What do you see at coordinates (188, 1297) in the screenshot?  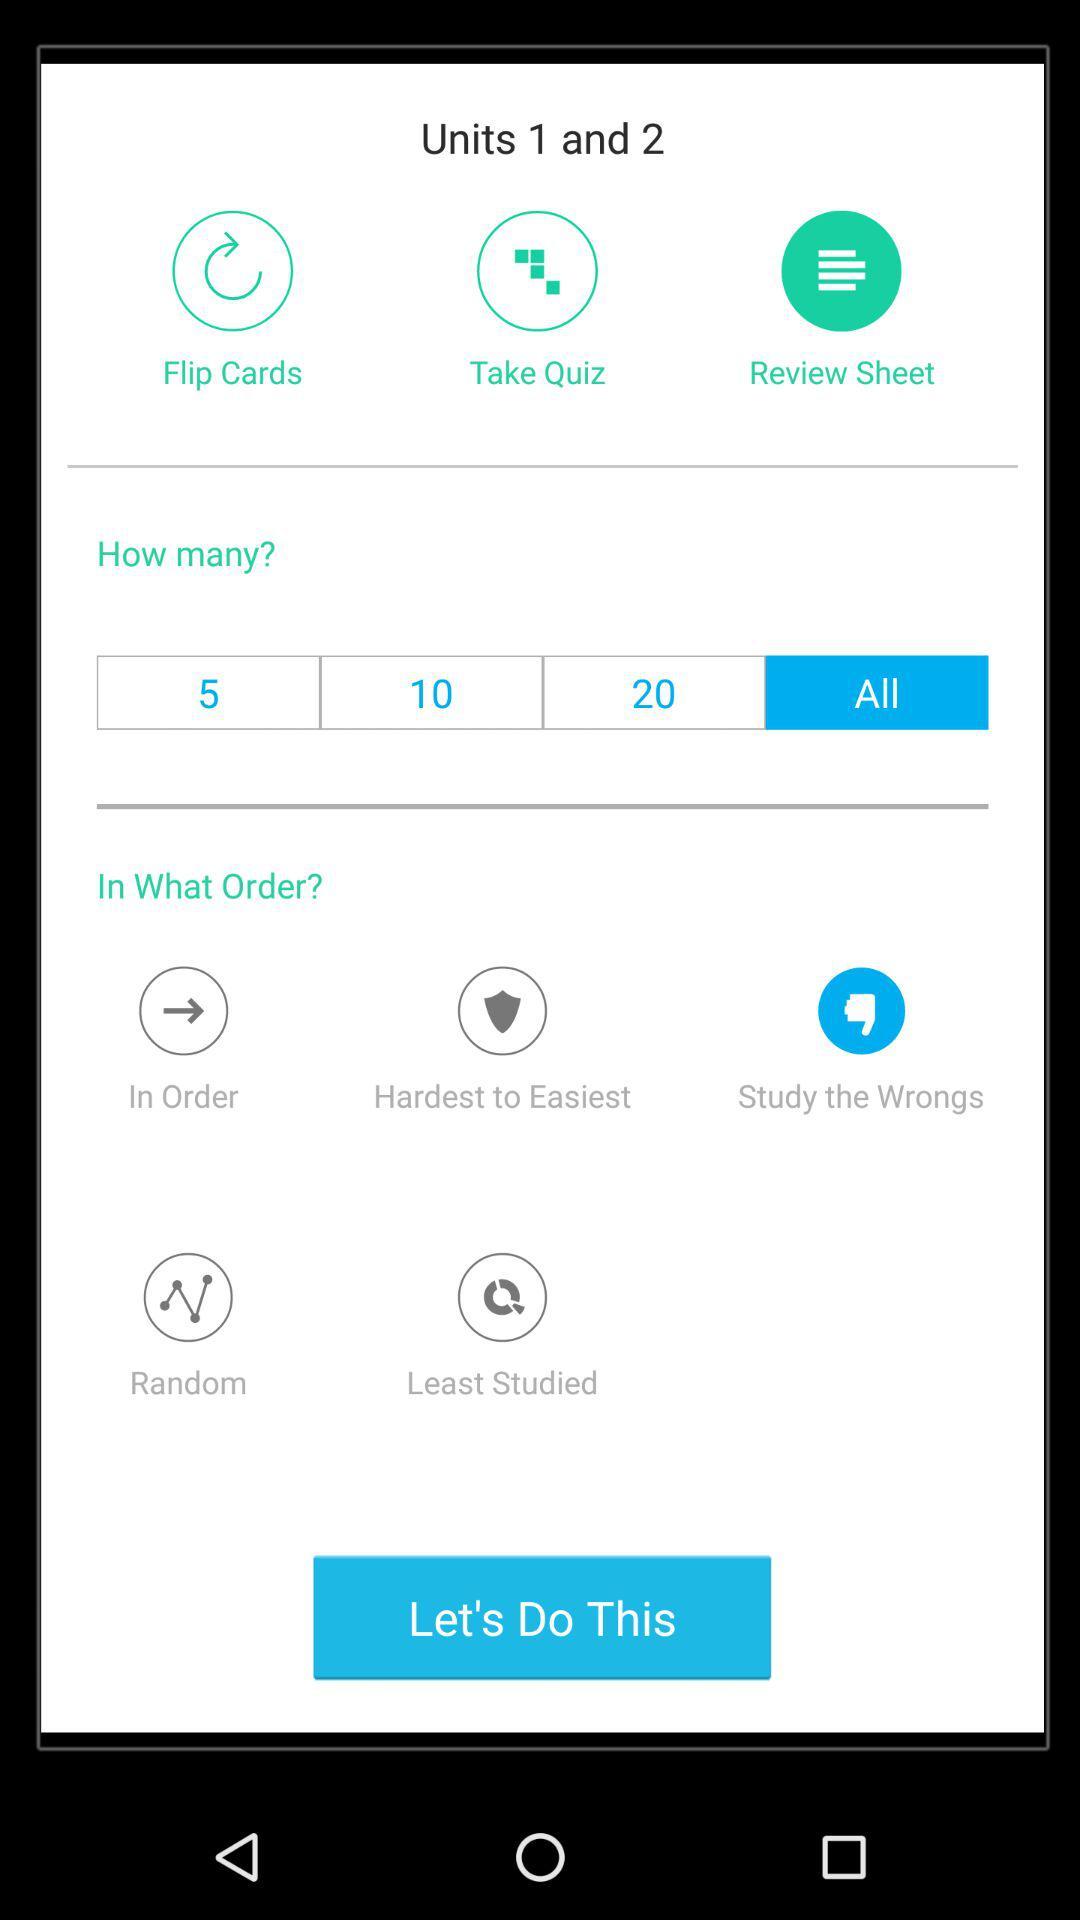 I see `categories` at bounding box center [188, 1297].